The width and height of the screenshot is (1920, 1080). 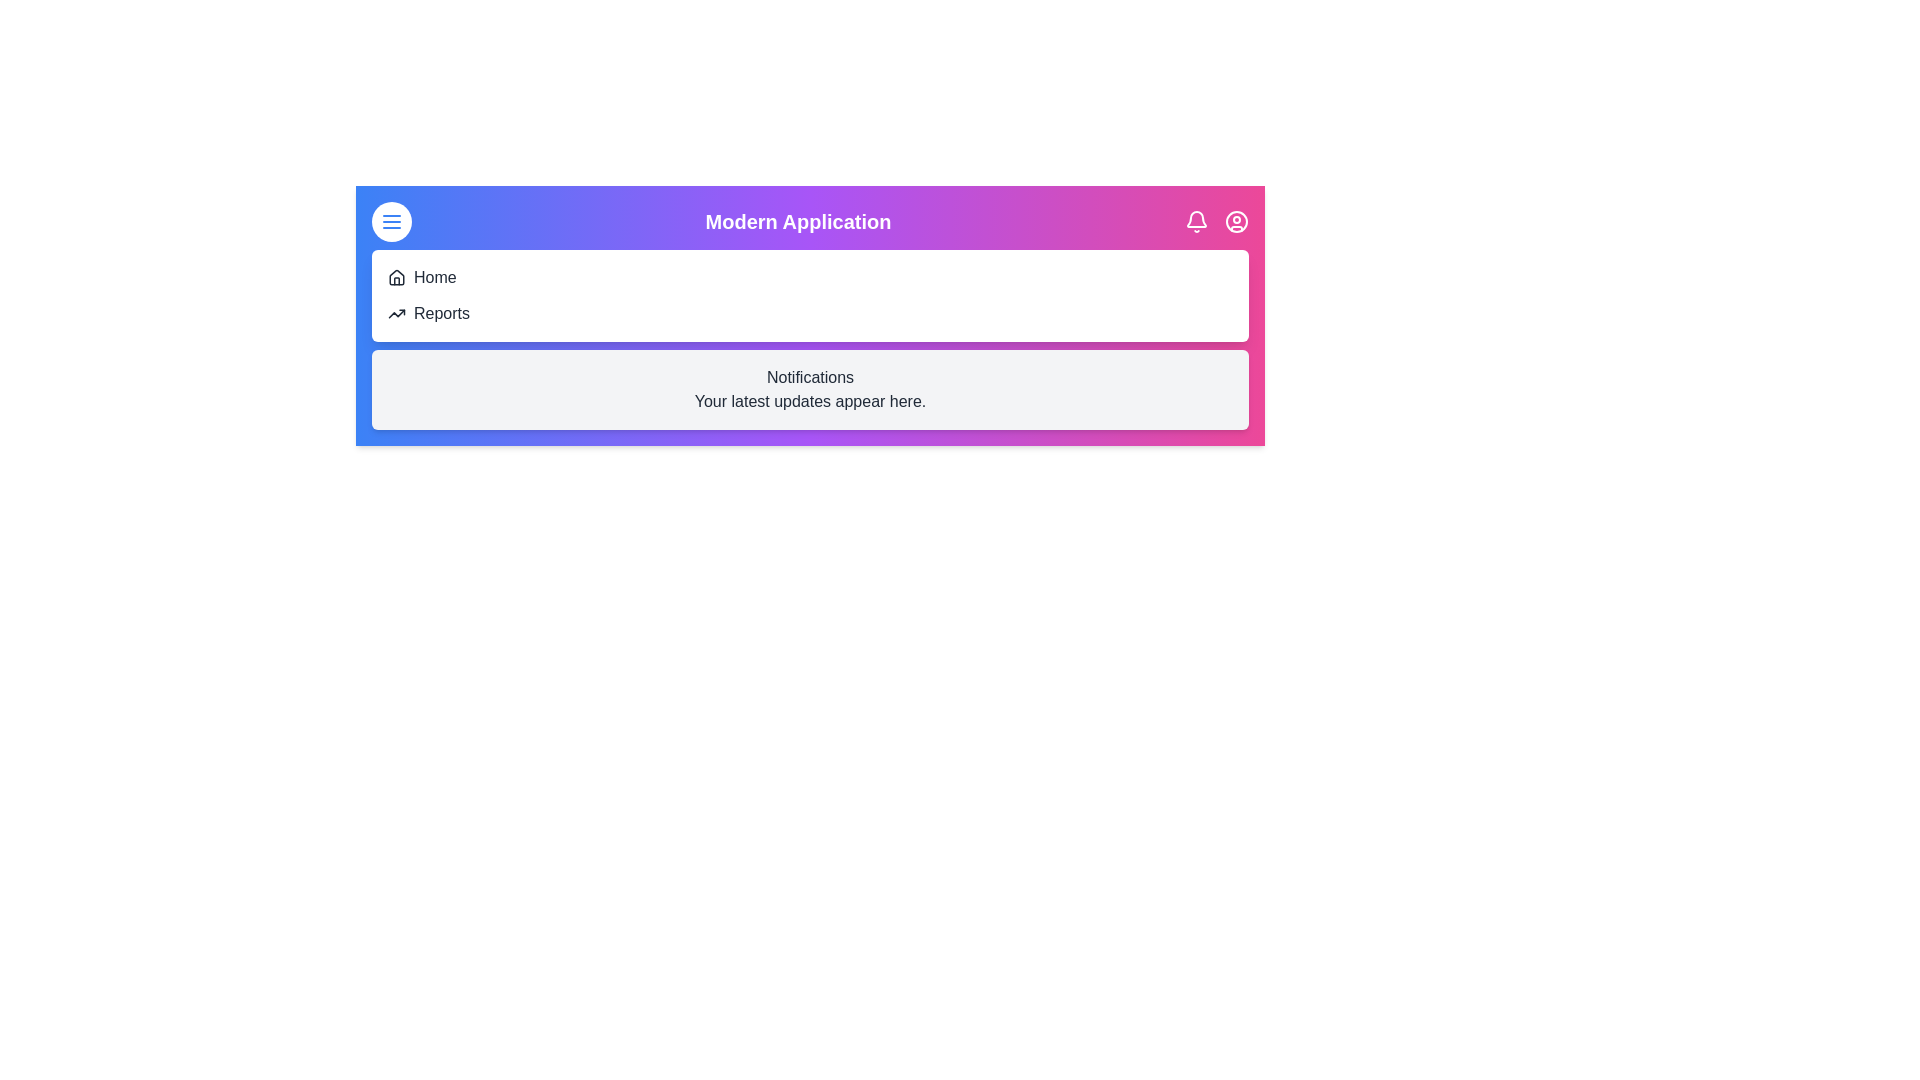 What do you see at coordinates (440, 313) in the screenshot?
I see `the 'Reports' menu item to navigate to the Reports section` at bounding box center [440, 313].